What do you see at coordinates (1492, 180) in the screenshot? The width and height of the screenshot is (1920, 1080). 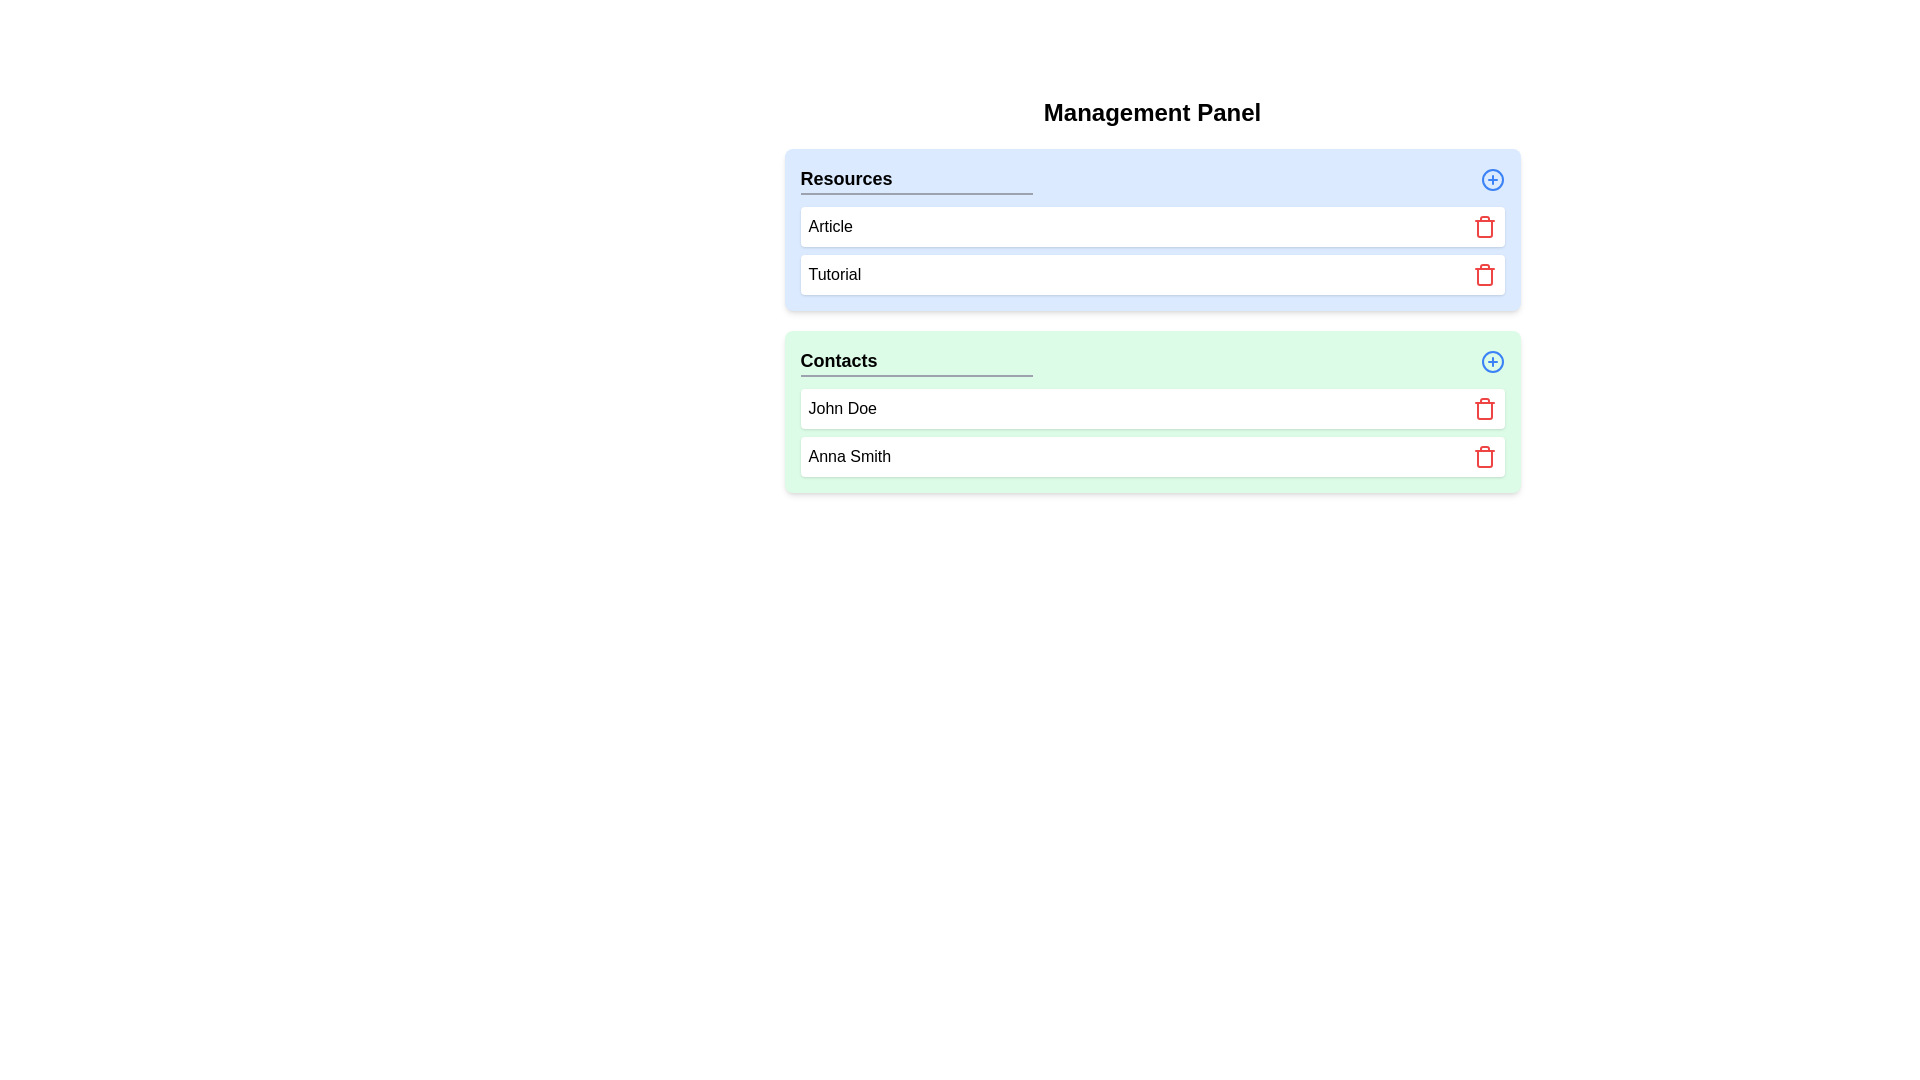 I see `'+' button for the category Resources to add a new element` at bounding box center [1492, 180].